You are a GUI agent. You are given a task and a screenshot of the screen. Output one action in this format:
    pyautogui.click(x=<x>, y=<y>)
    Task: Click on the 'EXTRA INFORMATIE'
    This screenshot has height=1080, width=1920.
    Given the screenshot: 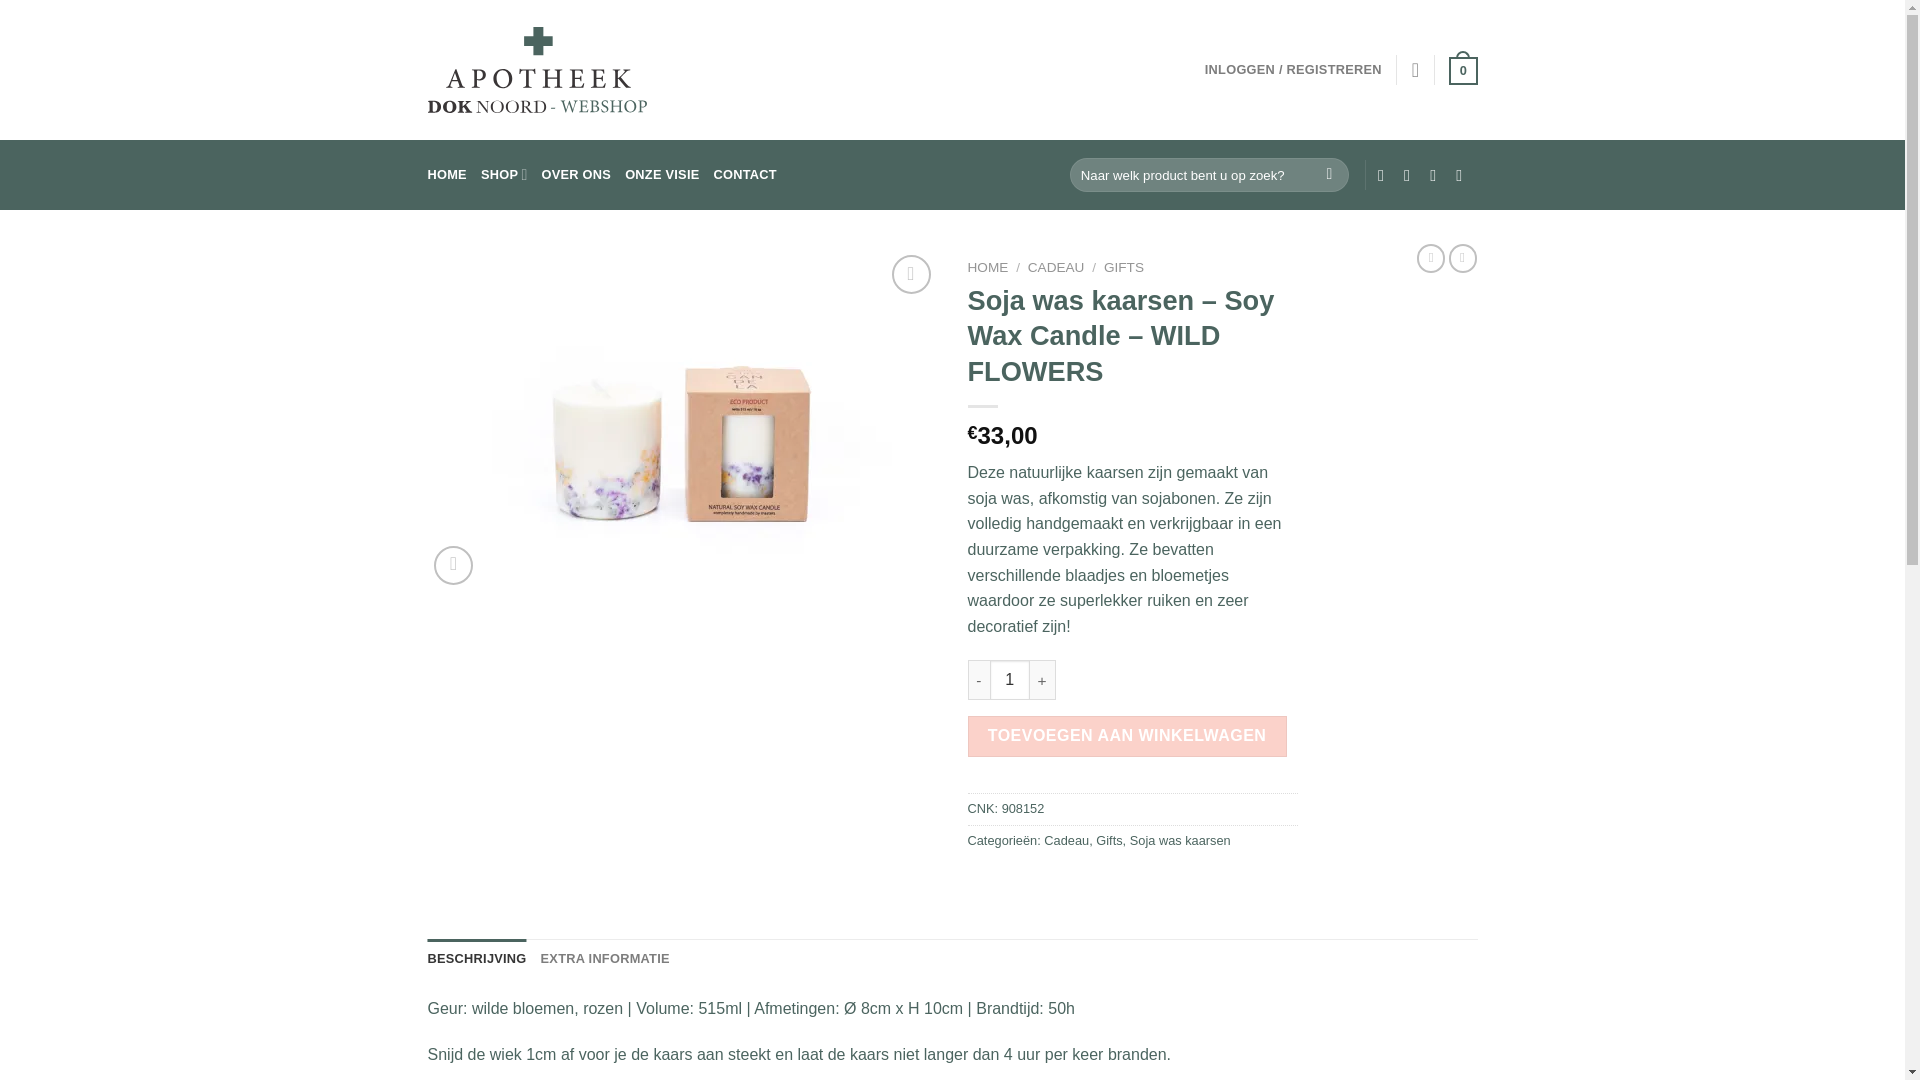 What is the action you would take?
    pyautogui.click(x=604, y=958)
    